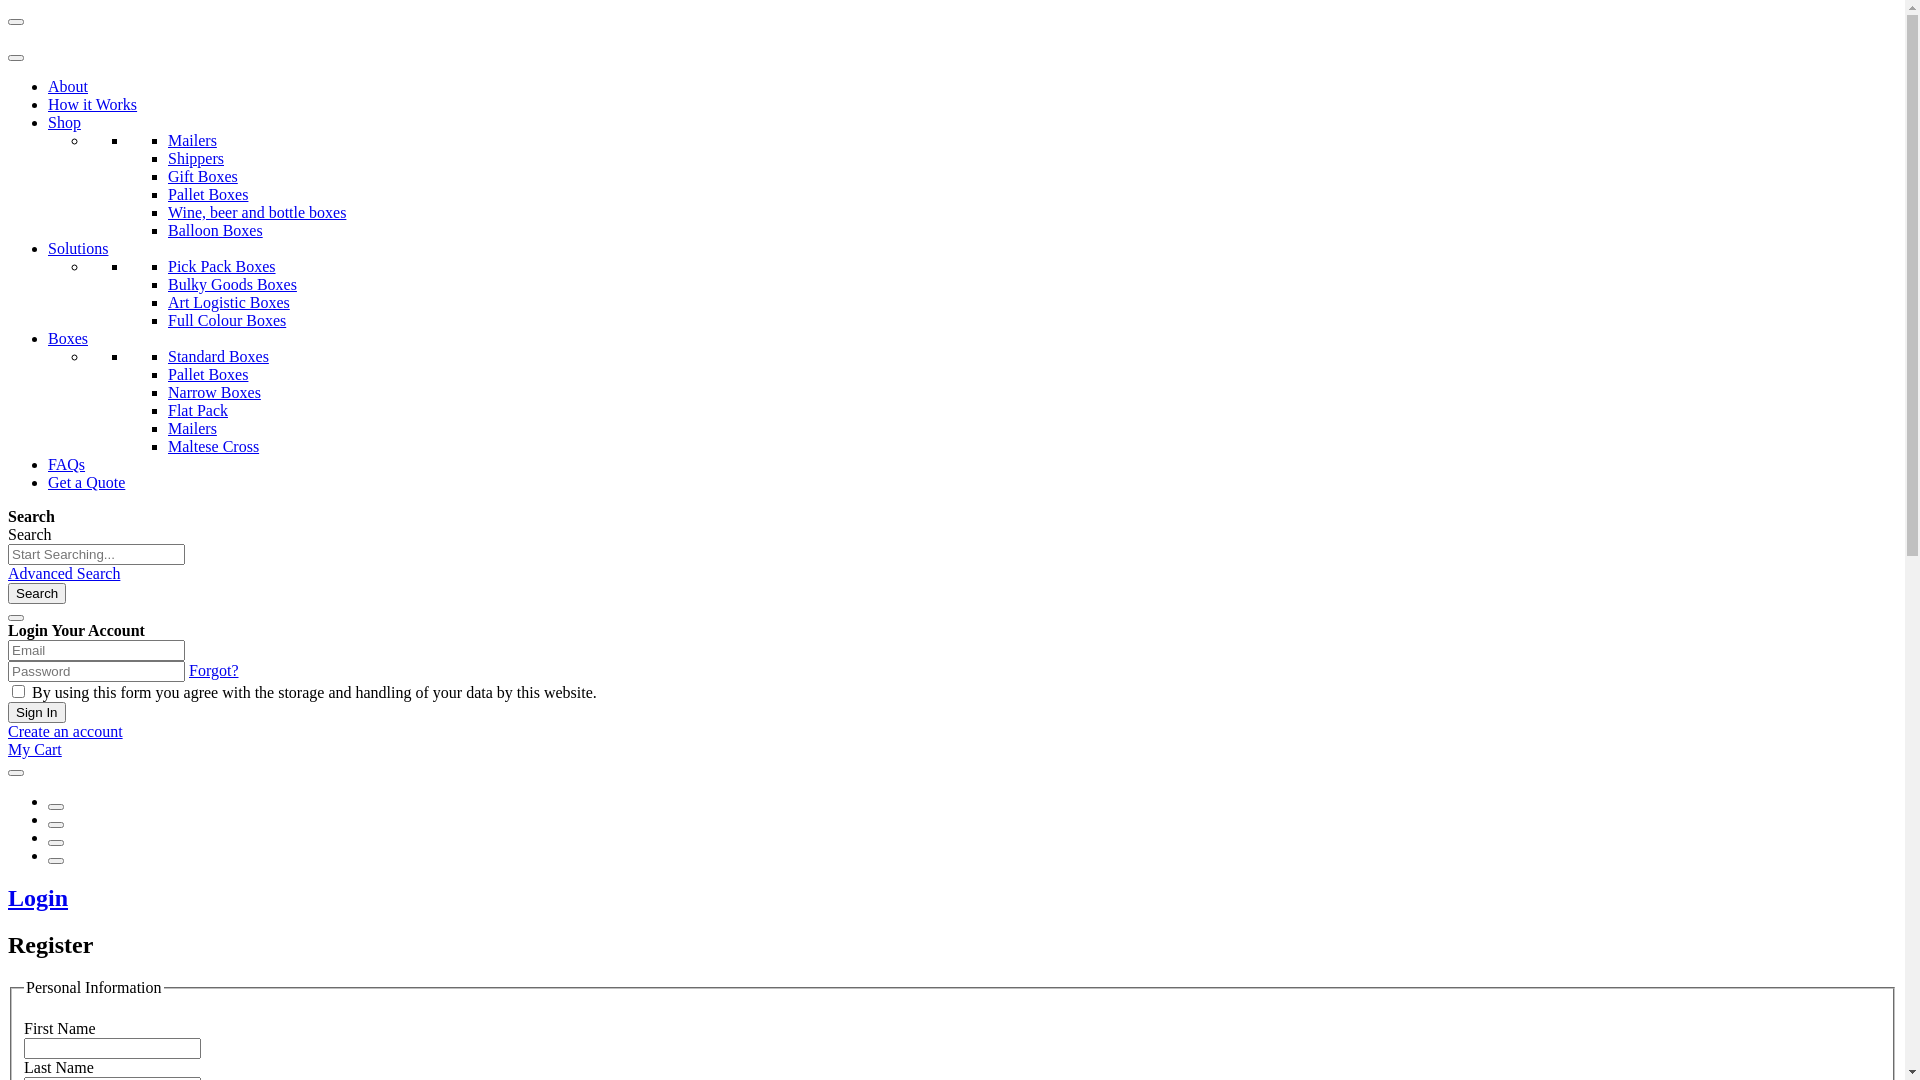 Image resolution: width=1920 pixels, height=1080 pixels. I want to click on 'Maltese Cross', so click(168, 445).